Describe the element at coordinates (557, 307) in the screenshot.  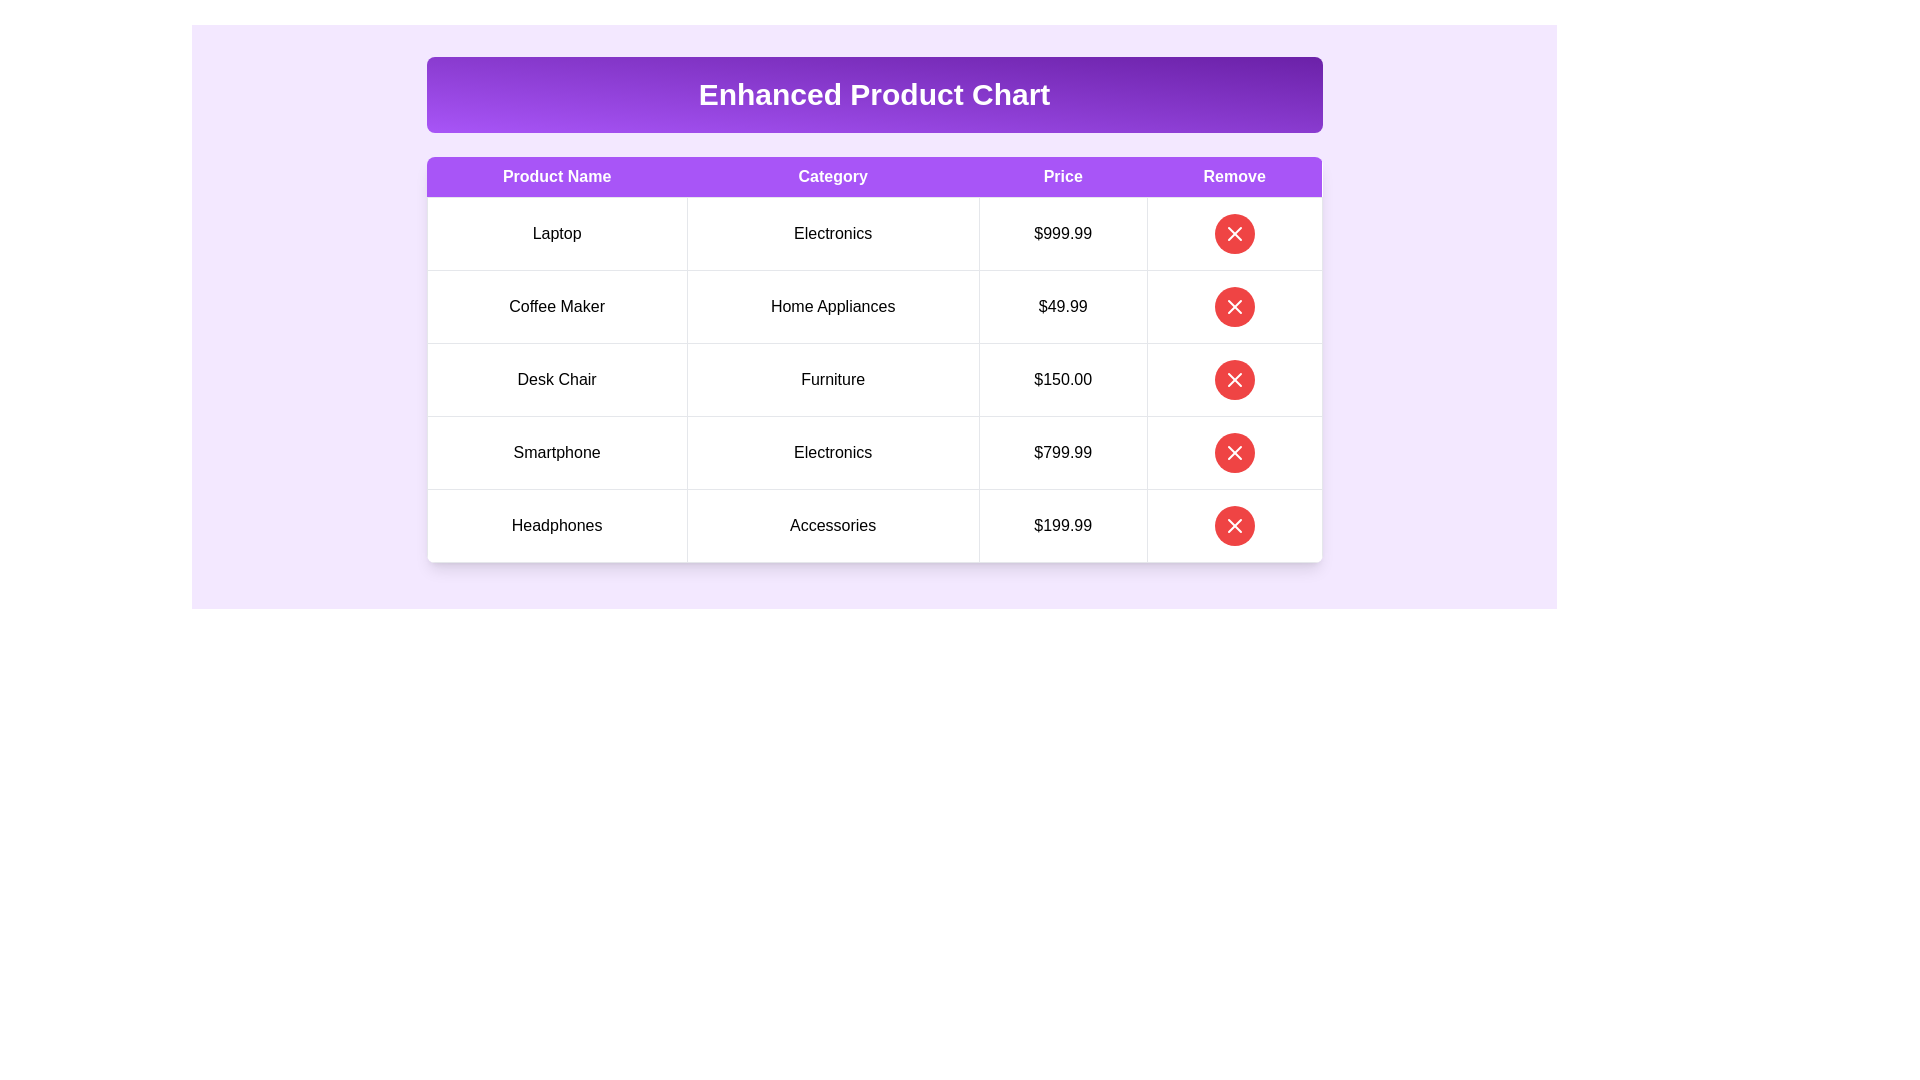
I see `text label for the product name located in the first cell of the second row of the table under the 'Product Name' column` at that location.